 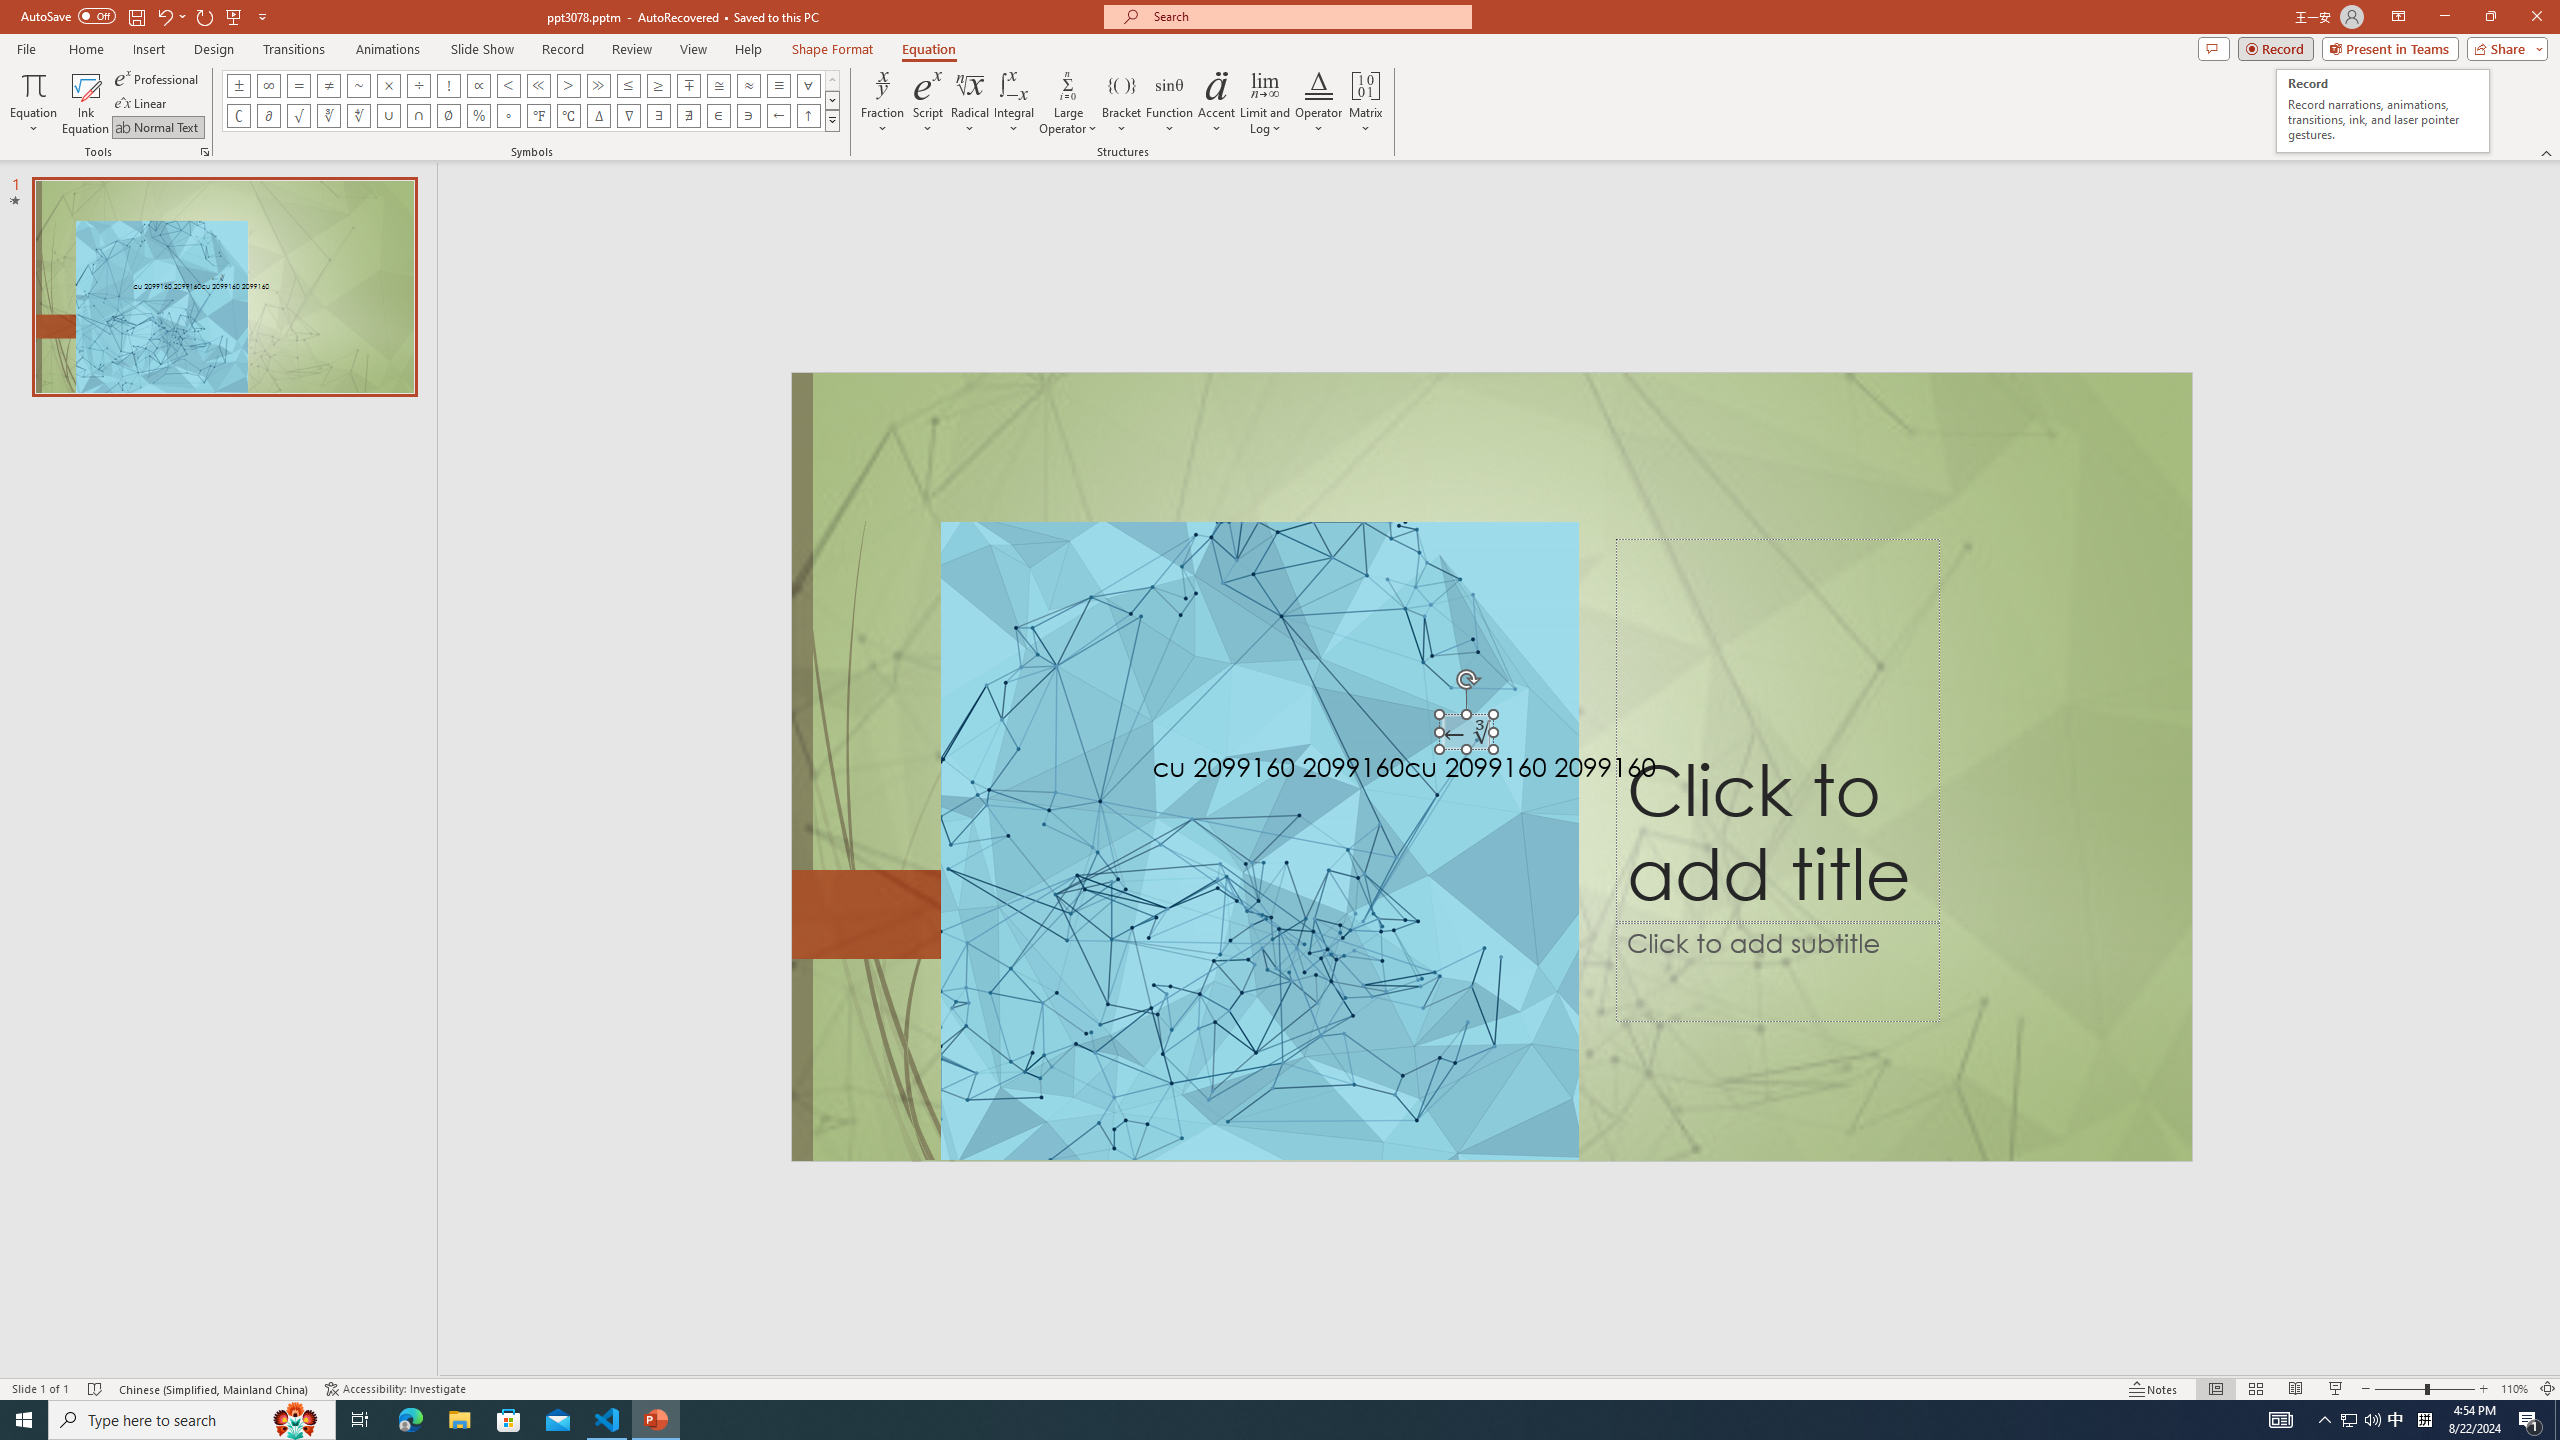 What do you see at coordinates (158, 78) in the screenshot?
I see `'Professional'` at bounding box center [158, 78].